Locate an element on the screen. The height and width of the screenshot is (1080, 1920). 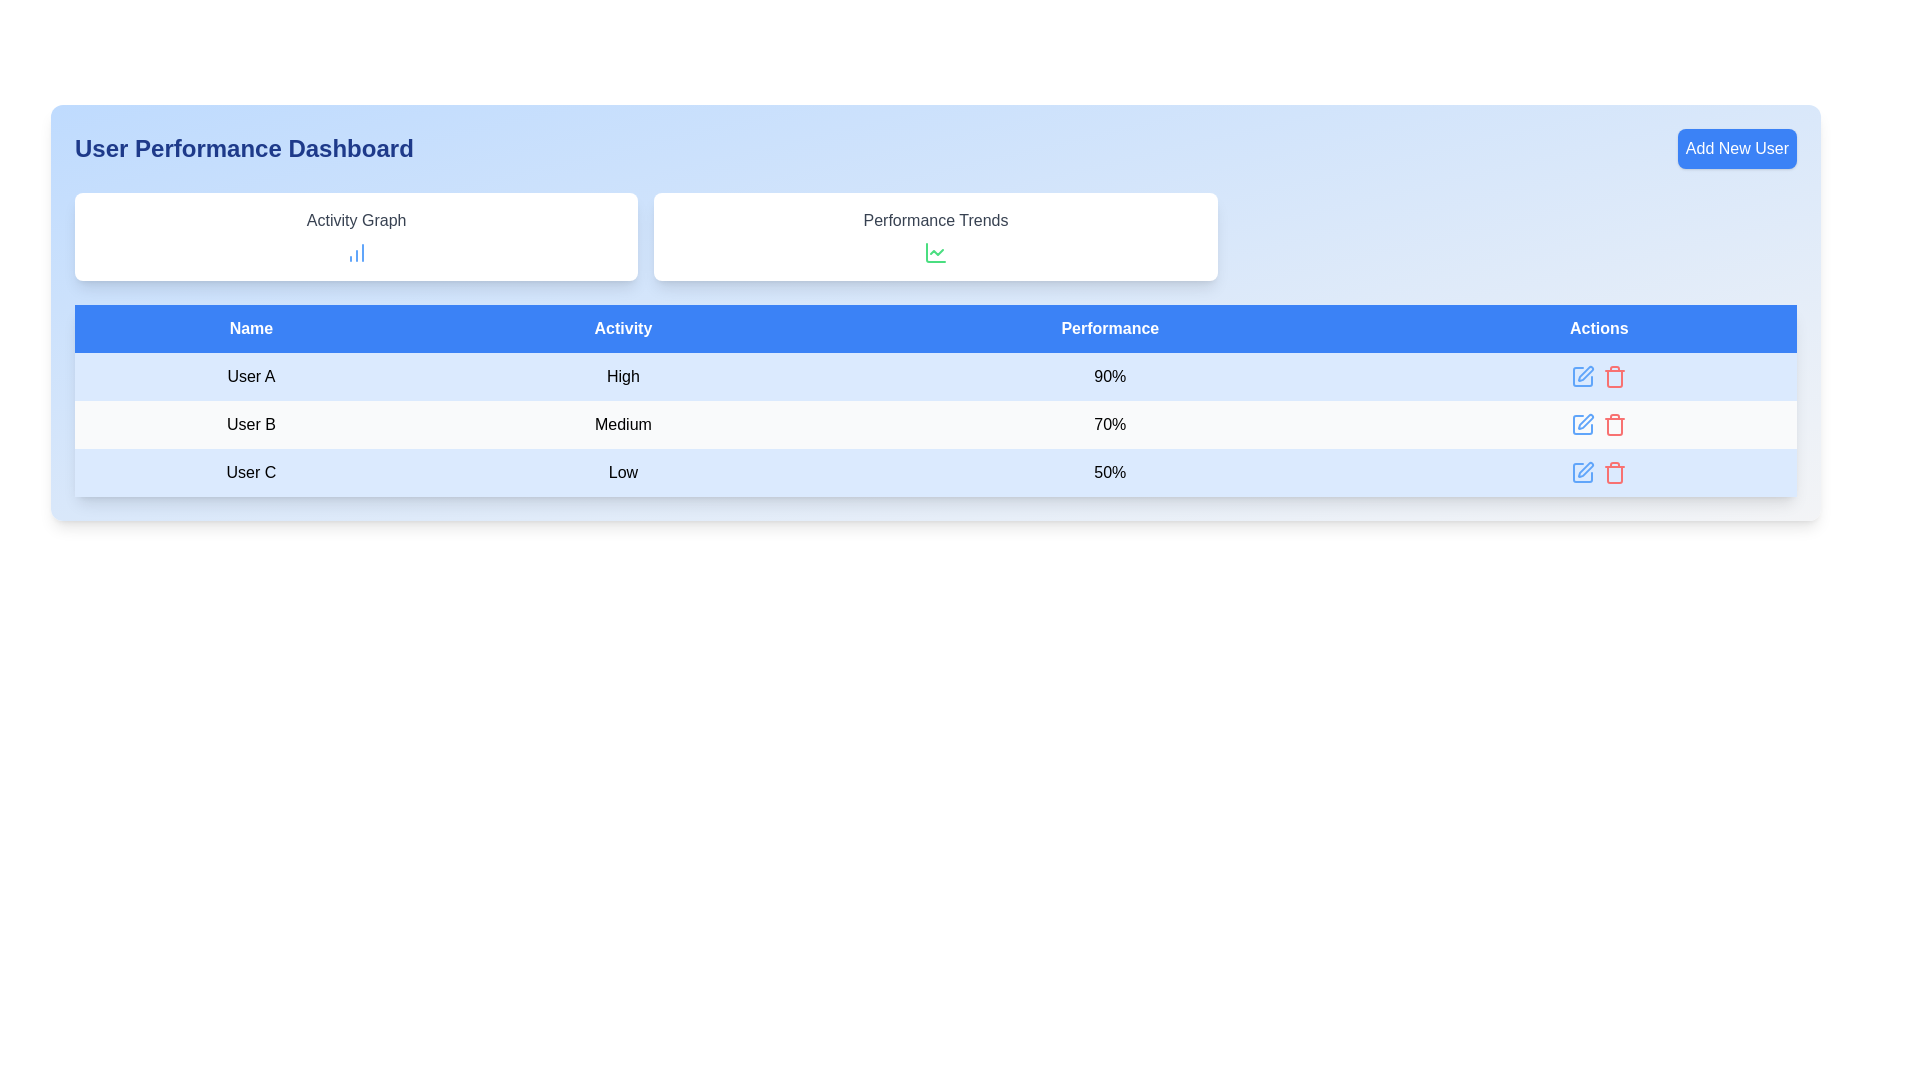
the edit action icon located in the 'Actions' column of the third row is located at coordinates (1582, 423).